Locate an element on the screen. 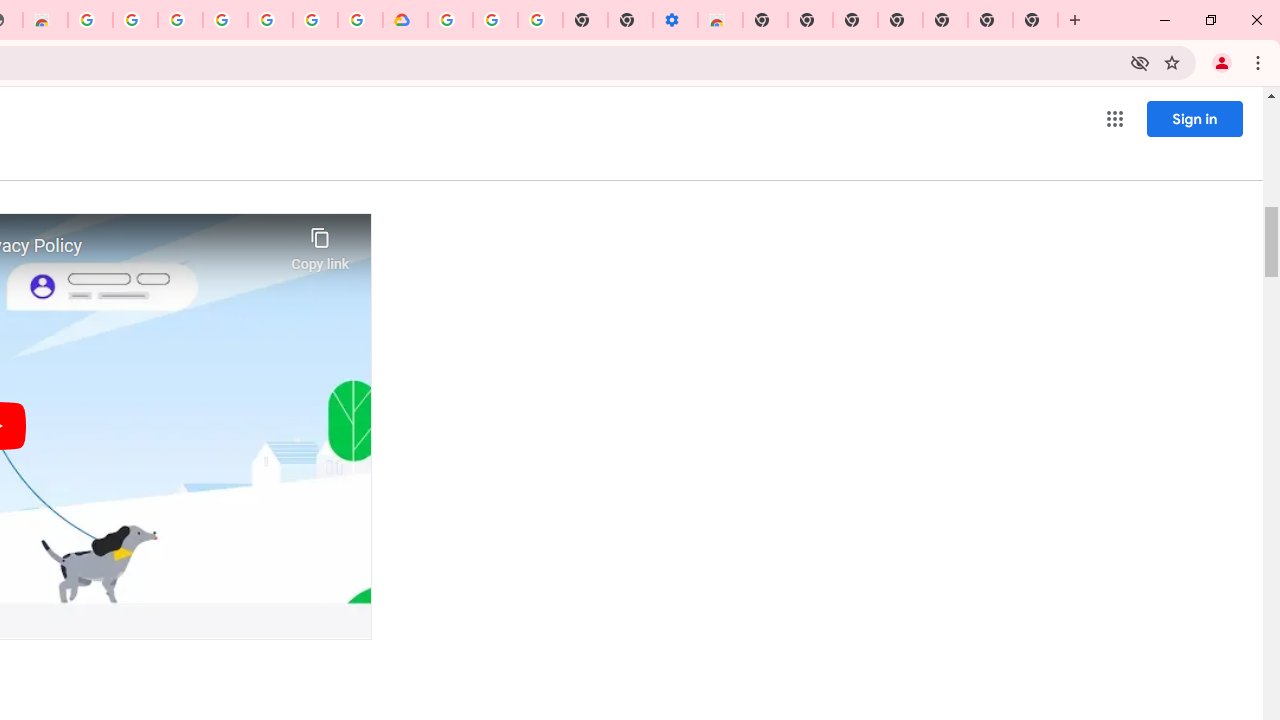 Image resolution: width=1280 pixels, height=720 pixels. 'Google apps' is located at coordinates (1113, 119).